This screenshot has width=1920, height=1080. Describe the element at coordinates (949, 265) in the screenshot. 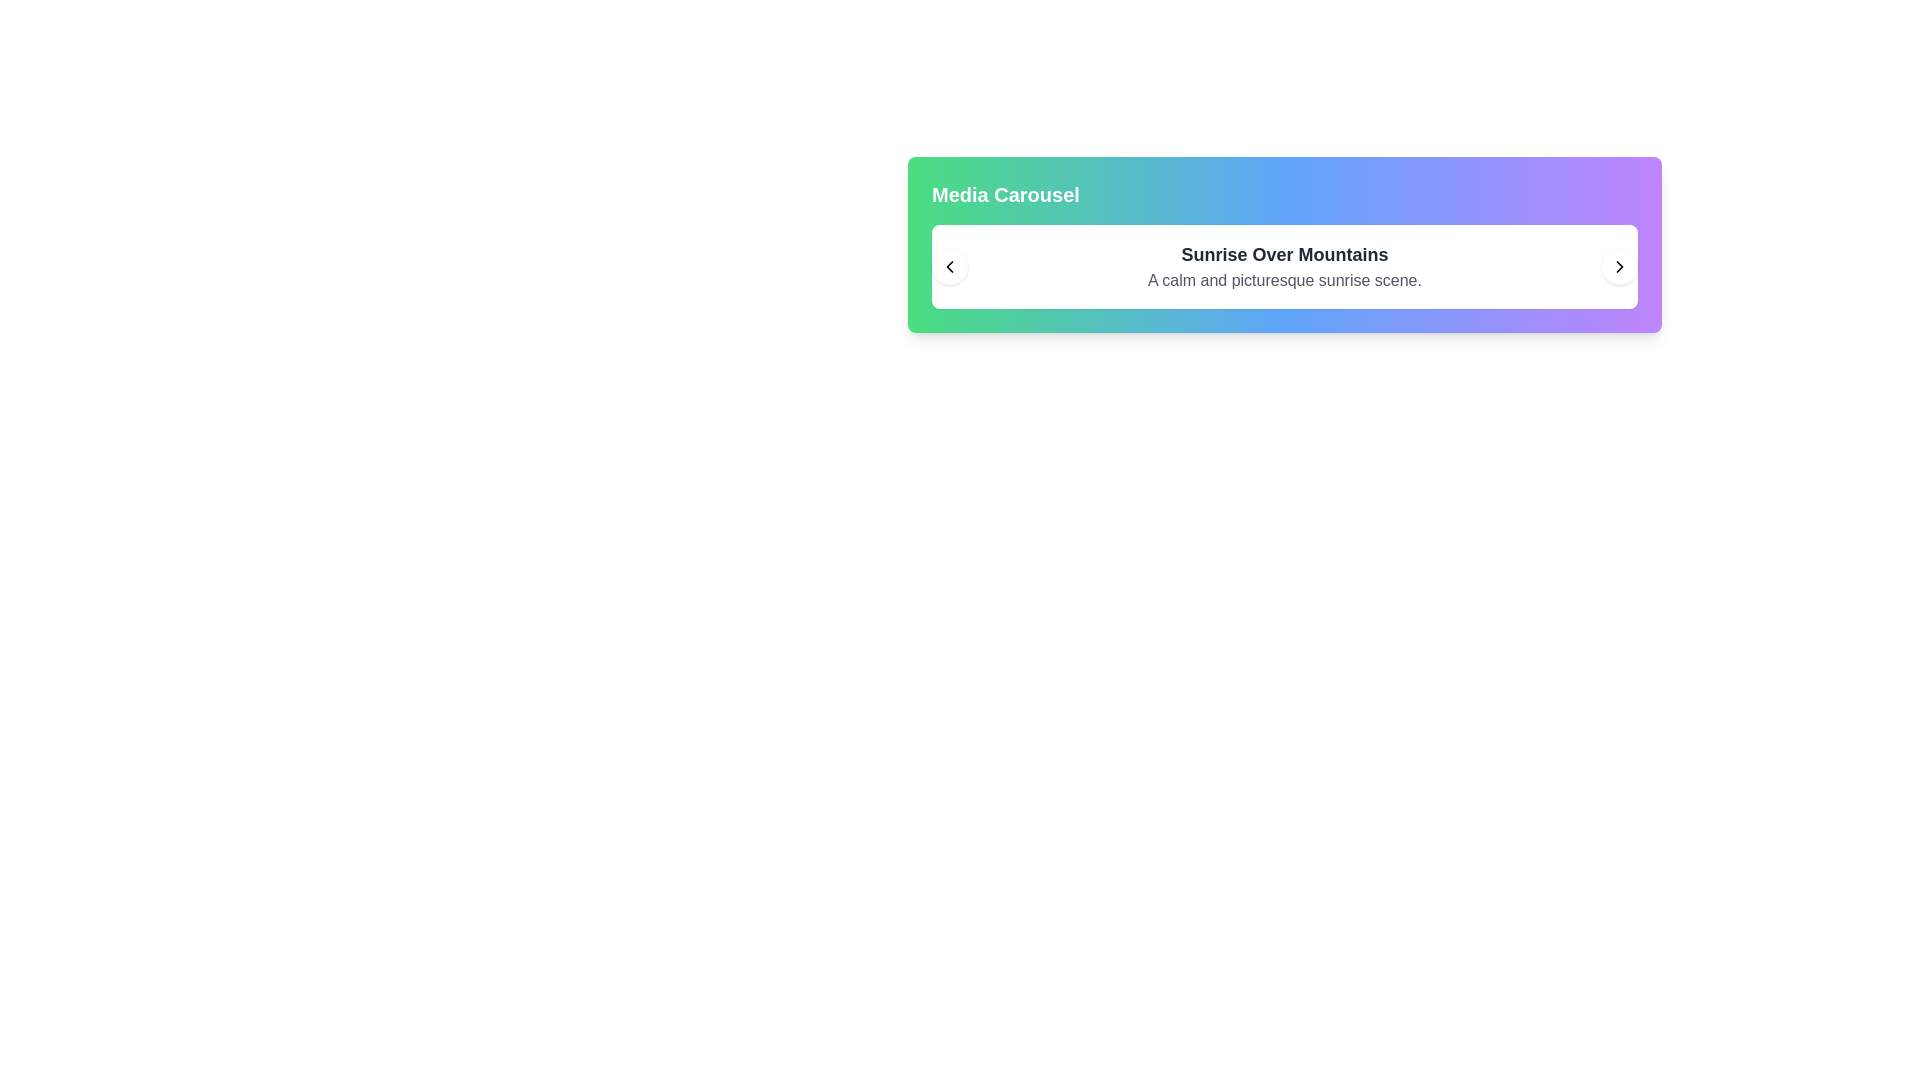

I see `the left-facing chevron icon located at the far left of the card interface, adjacent to the text 'Sunrise Over Mountains'` at that location.